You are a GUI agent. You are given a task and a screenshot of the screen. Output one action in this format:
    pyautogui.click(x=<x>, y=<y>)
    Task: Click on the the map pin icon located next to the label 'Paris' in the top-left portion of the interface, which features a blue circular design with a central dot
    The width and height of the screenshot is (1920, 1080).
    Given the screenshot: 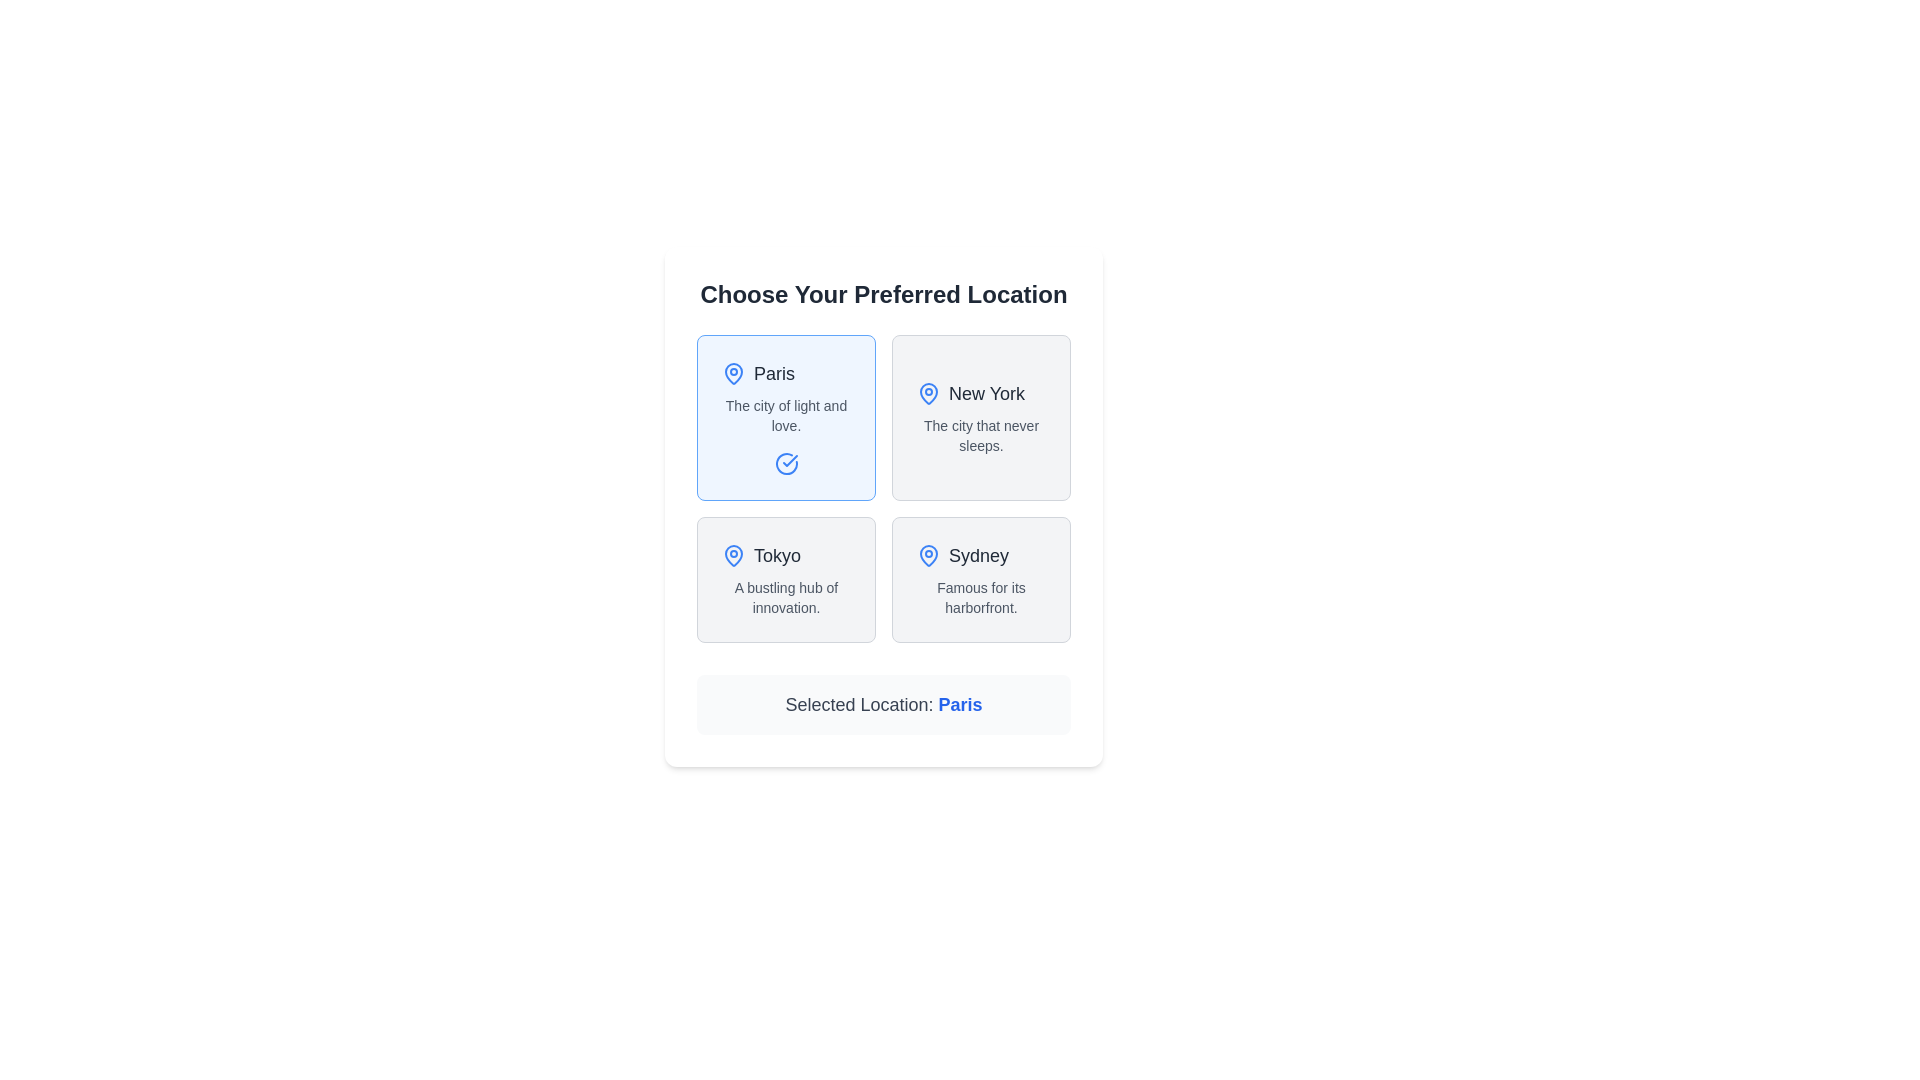 What is the action you would take?
    pyautogui.click(x=733, y=374)
    